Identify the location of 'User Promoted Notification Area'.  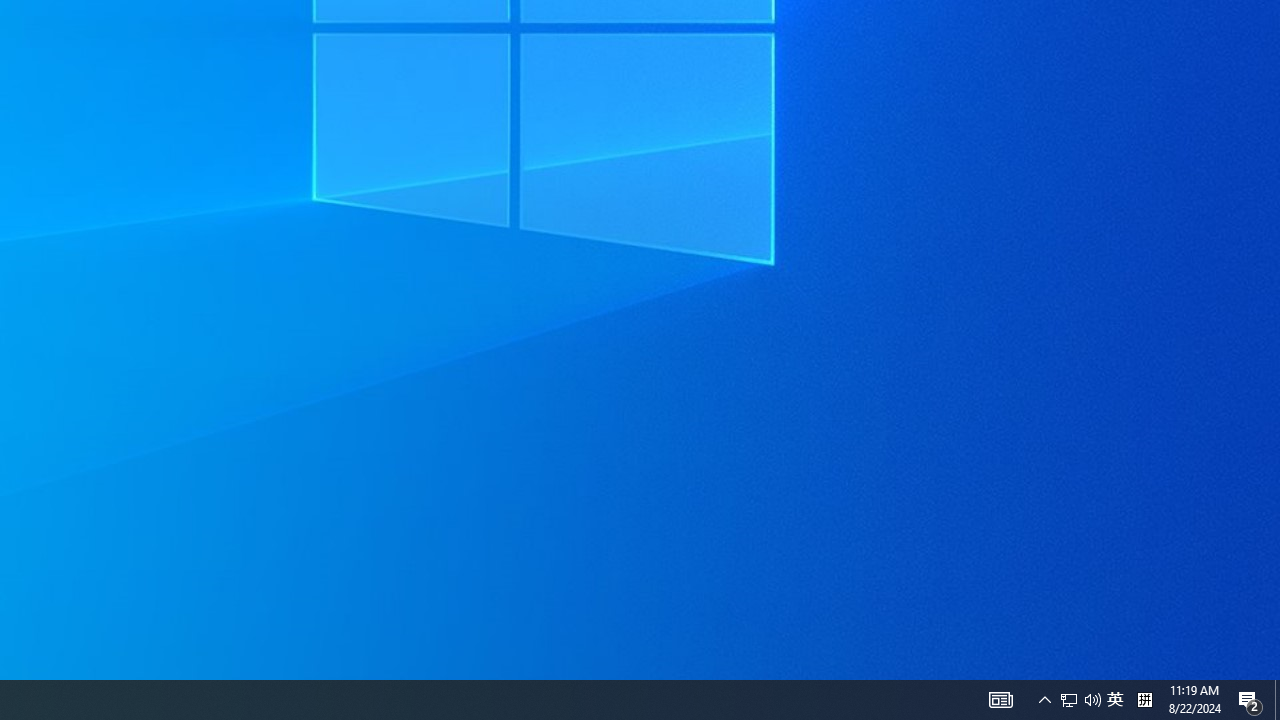
(1092, 698).